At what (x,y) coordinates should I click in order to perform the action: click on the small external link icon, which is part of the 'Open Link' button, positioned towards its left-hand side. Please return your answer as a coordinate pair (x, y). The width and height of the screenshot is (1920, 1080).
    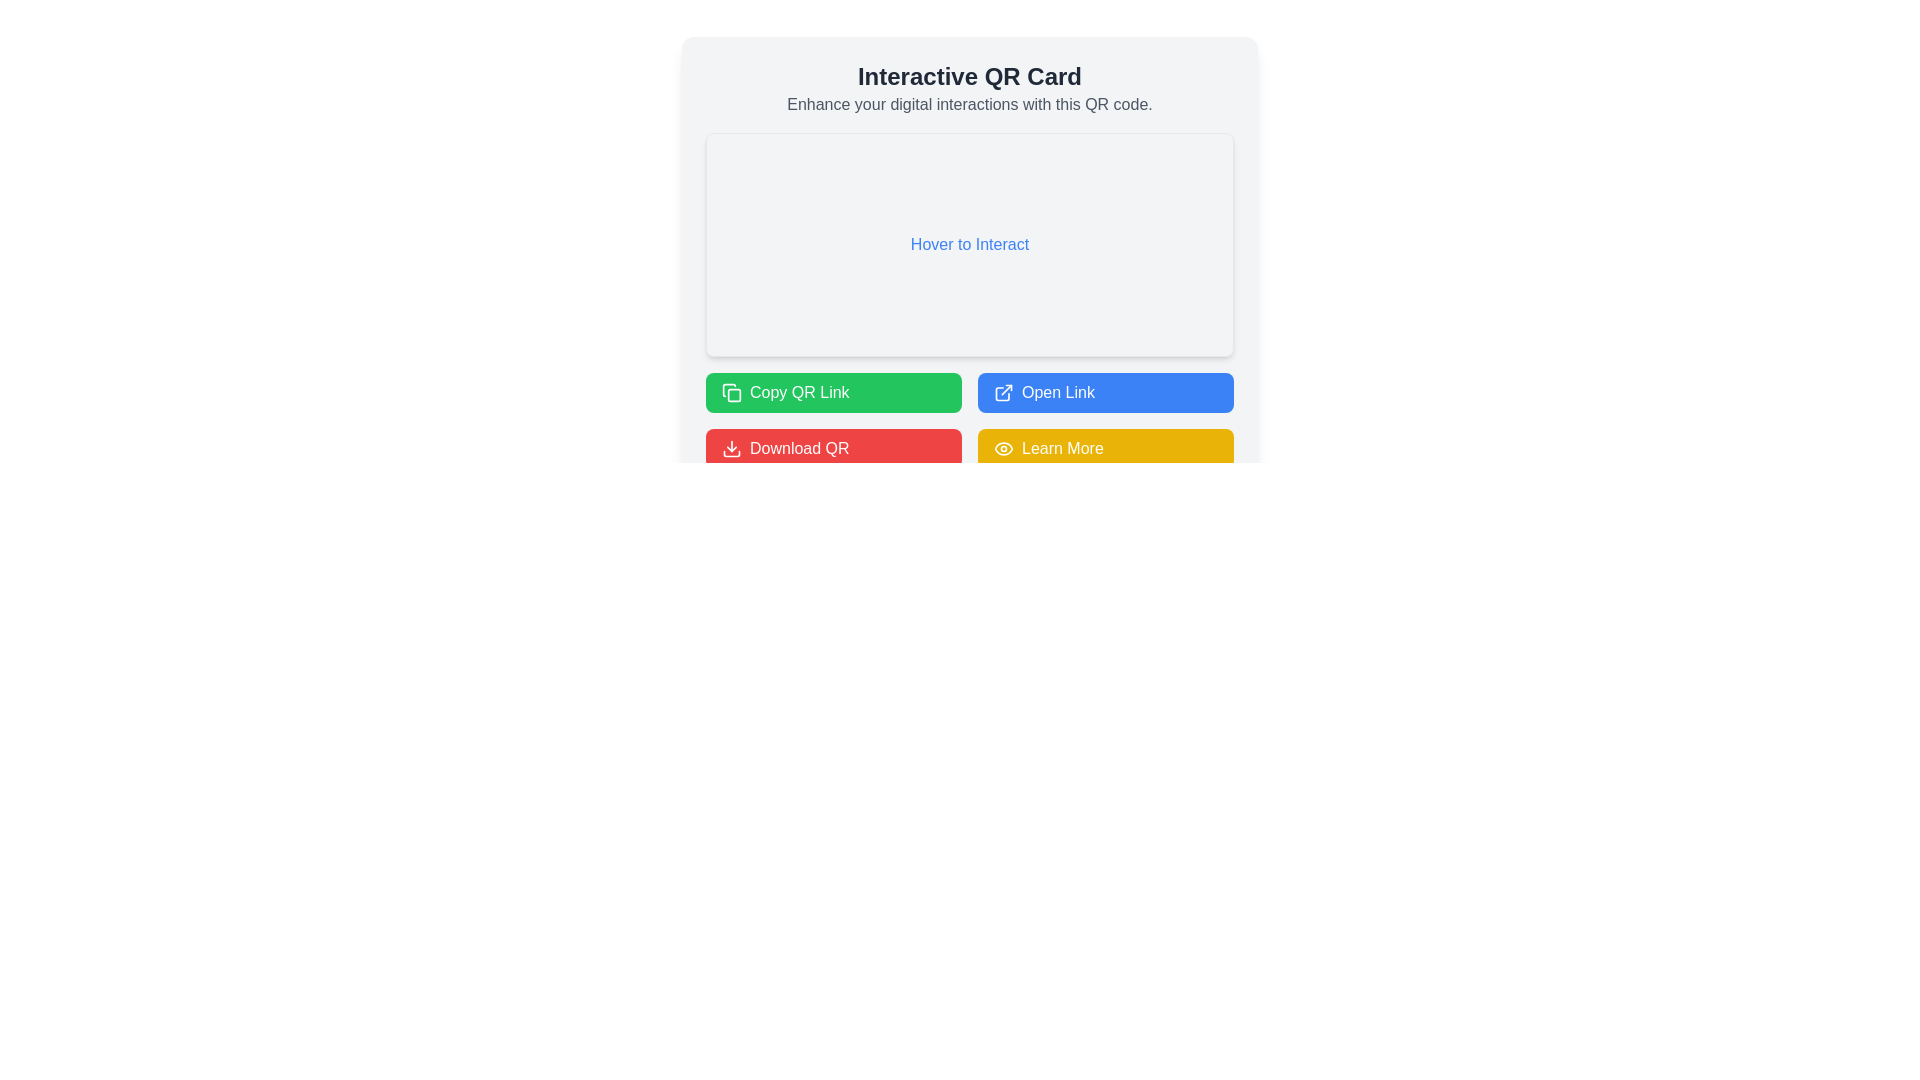
    Looking at the image, I should click on (1003, 393).